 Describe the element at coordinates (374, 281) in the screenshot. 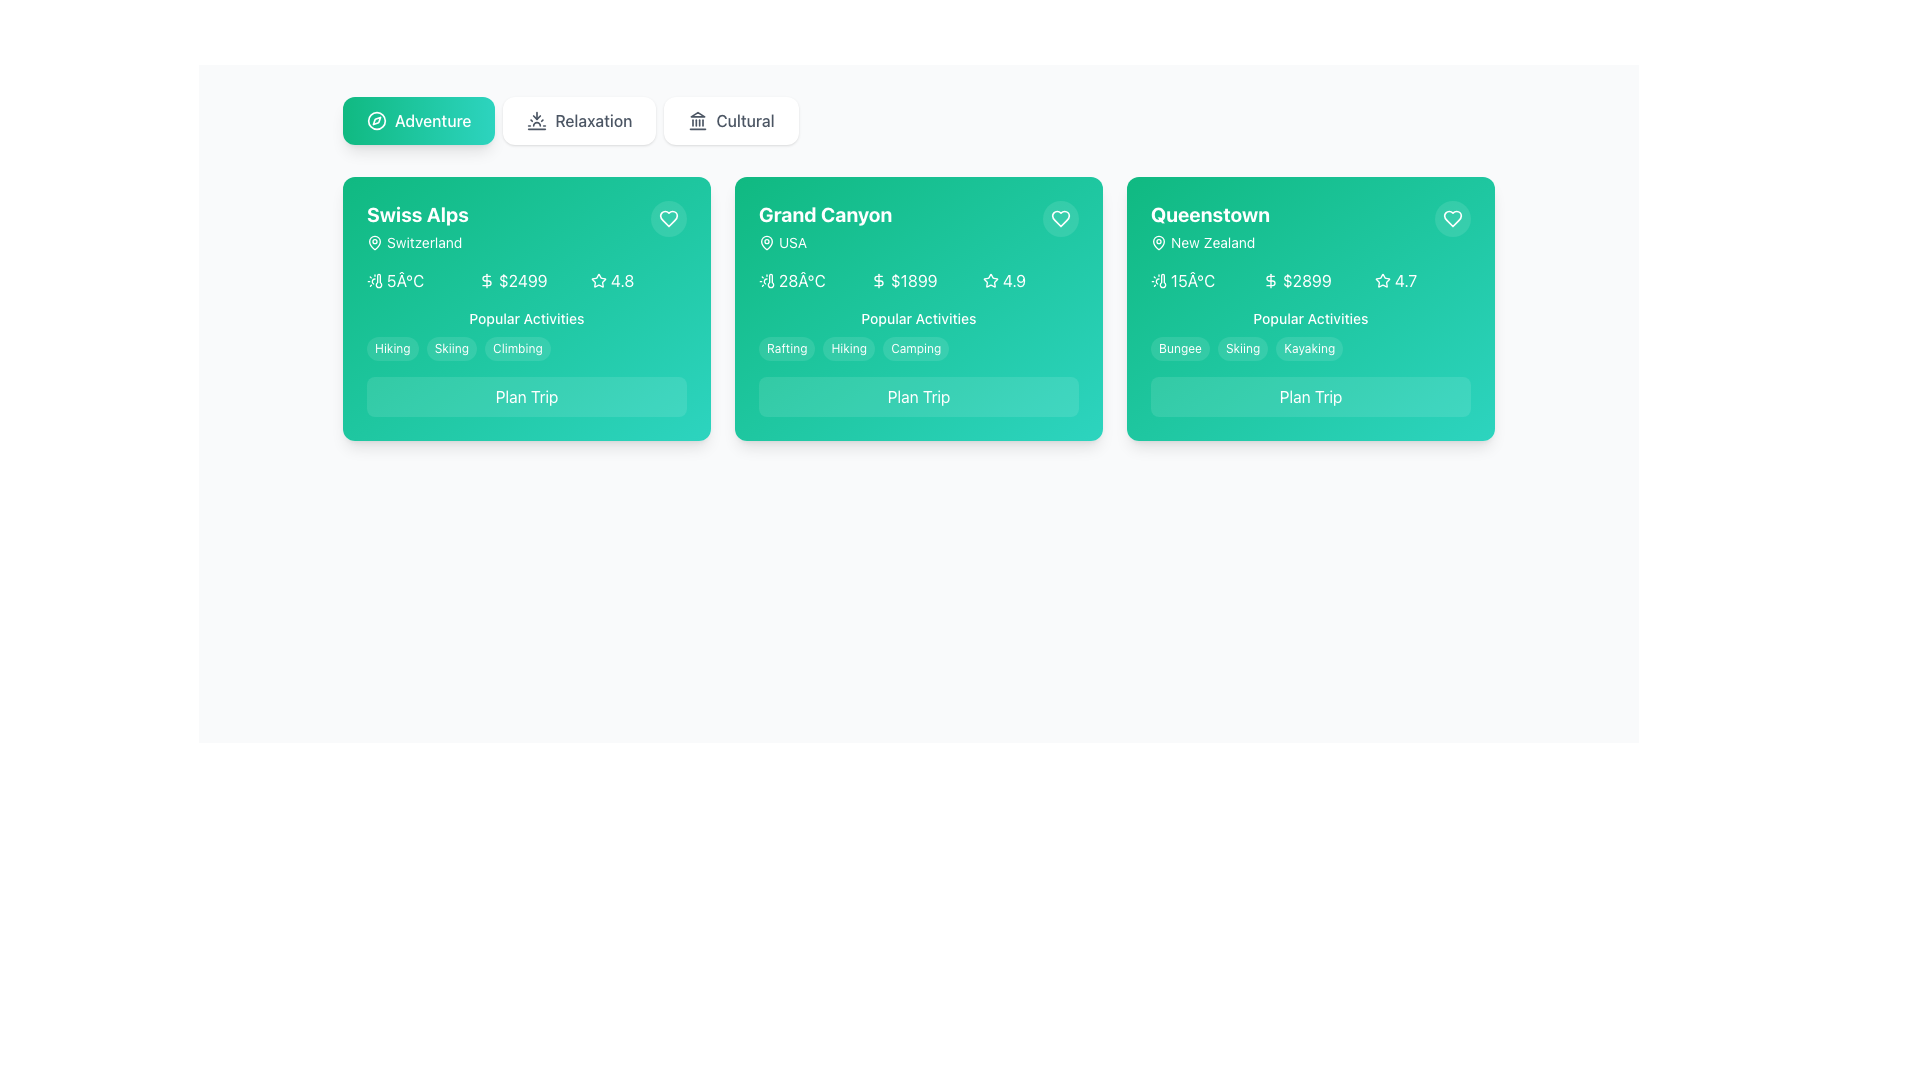

I see `the small square icon with a thermometer and sun motif located in the 'Swiss Alps' card, to the left of '5°C'` at that location.